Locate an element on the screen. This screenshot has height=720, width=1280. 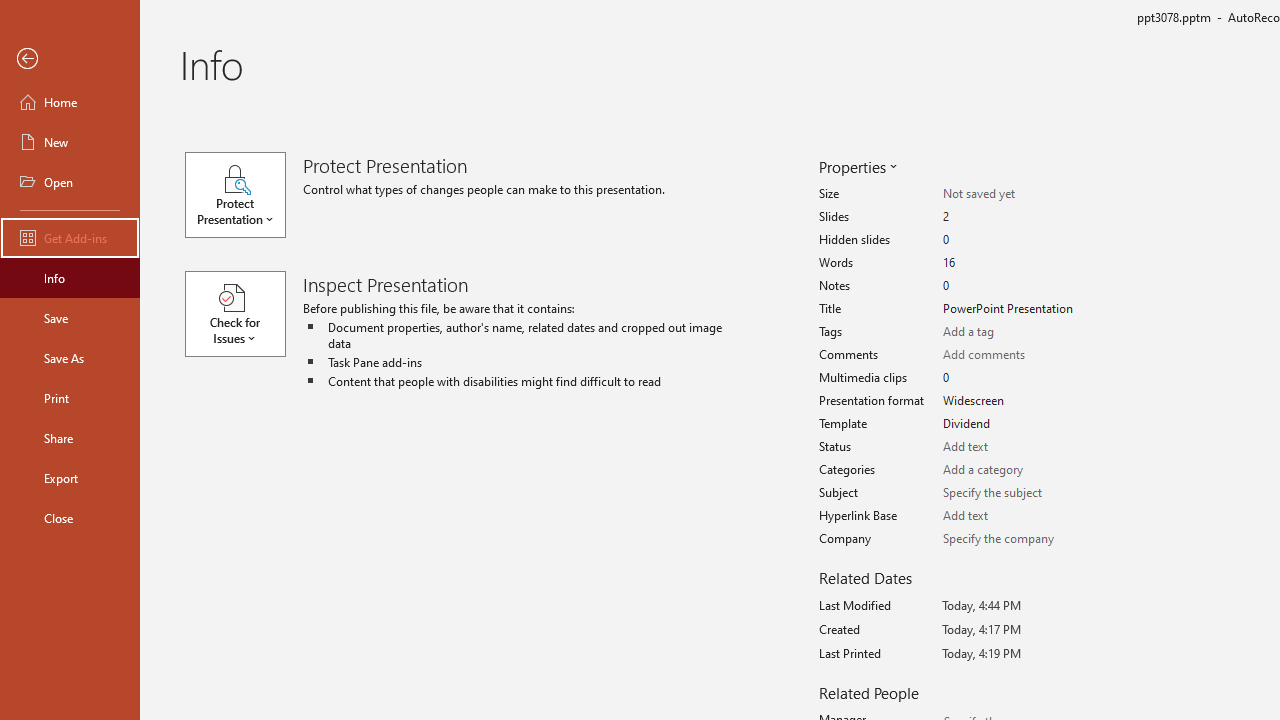
'Company' is located at coordinates (1012, 538).